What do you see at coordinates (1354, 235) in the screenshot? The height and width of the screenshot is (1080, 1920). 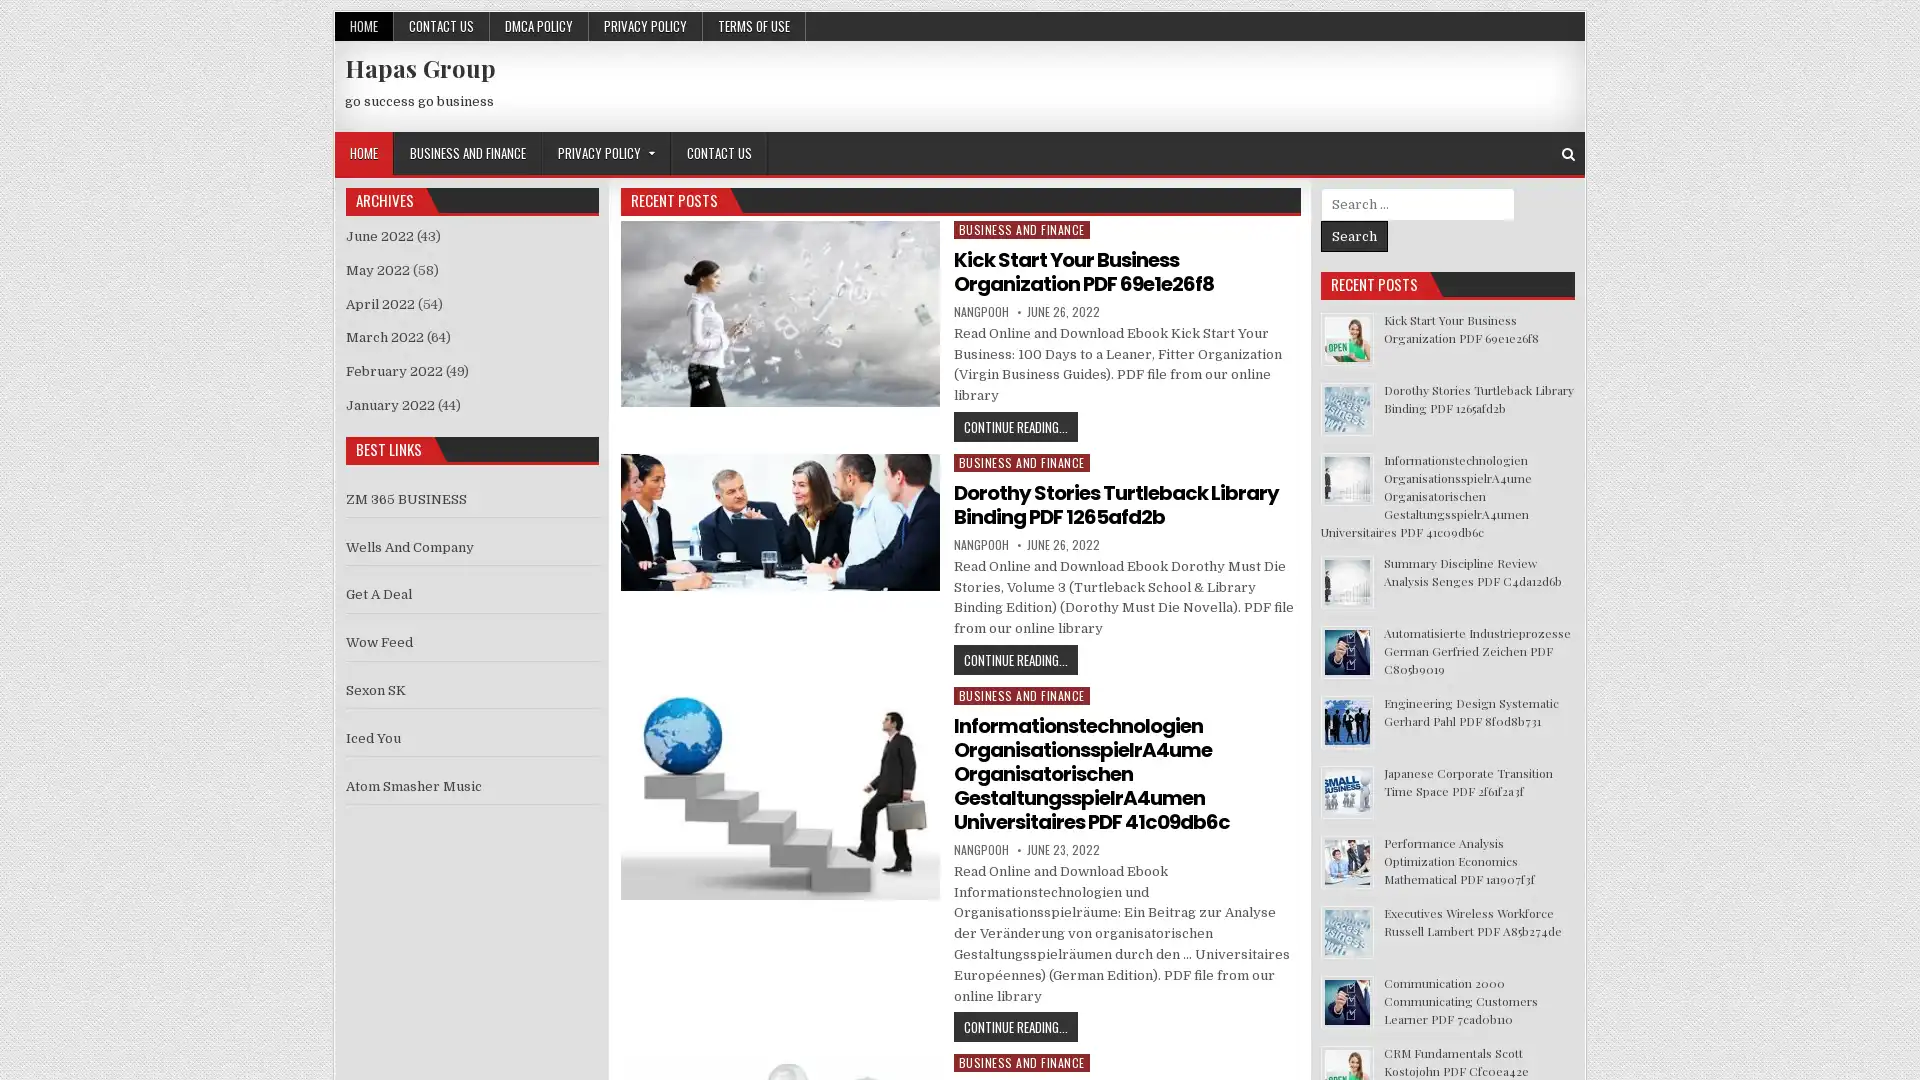 I see `Search` at bounding box center [1354, 235].